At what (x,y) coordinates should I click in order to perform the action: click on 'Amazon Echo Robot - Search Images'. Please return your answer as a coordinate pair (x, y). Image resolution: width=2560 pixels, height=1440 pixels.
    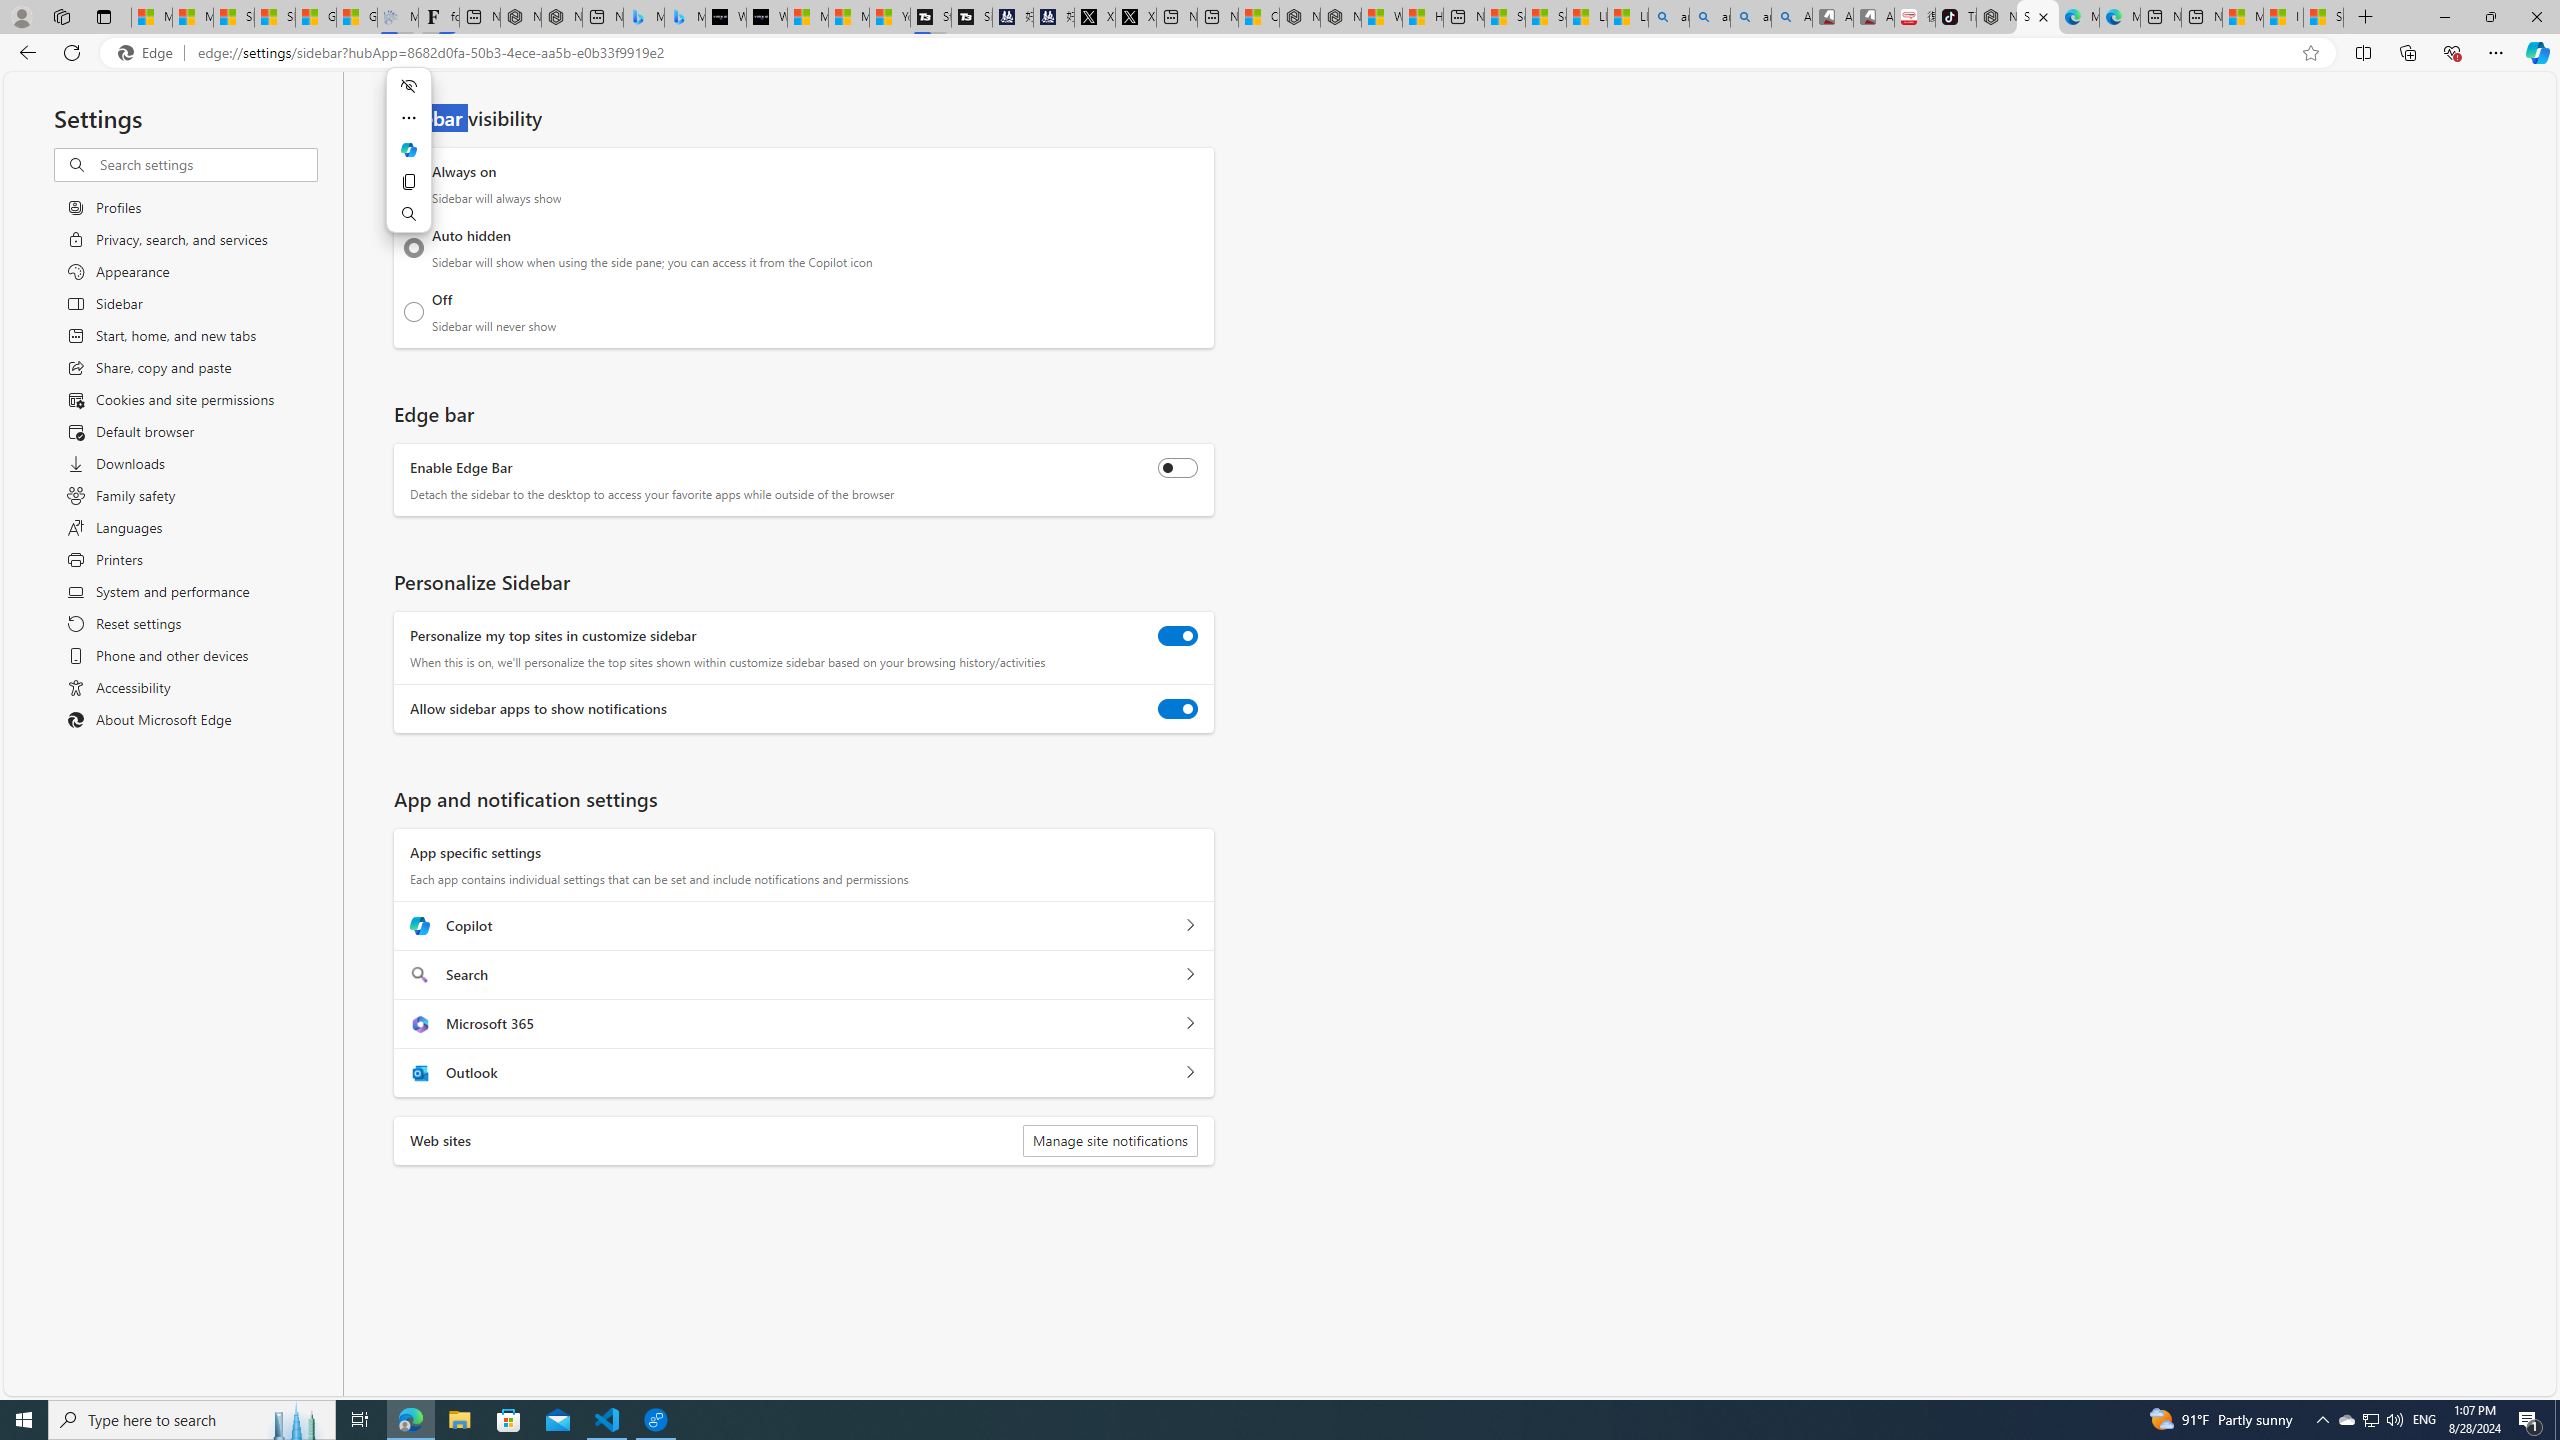
    Looking at the image, I should click on (1791, 16).